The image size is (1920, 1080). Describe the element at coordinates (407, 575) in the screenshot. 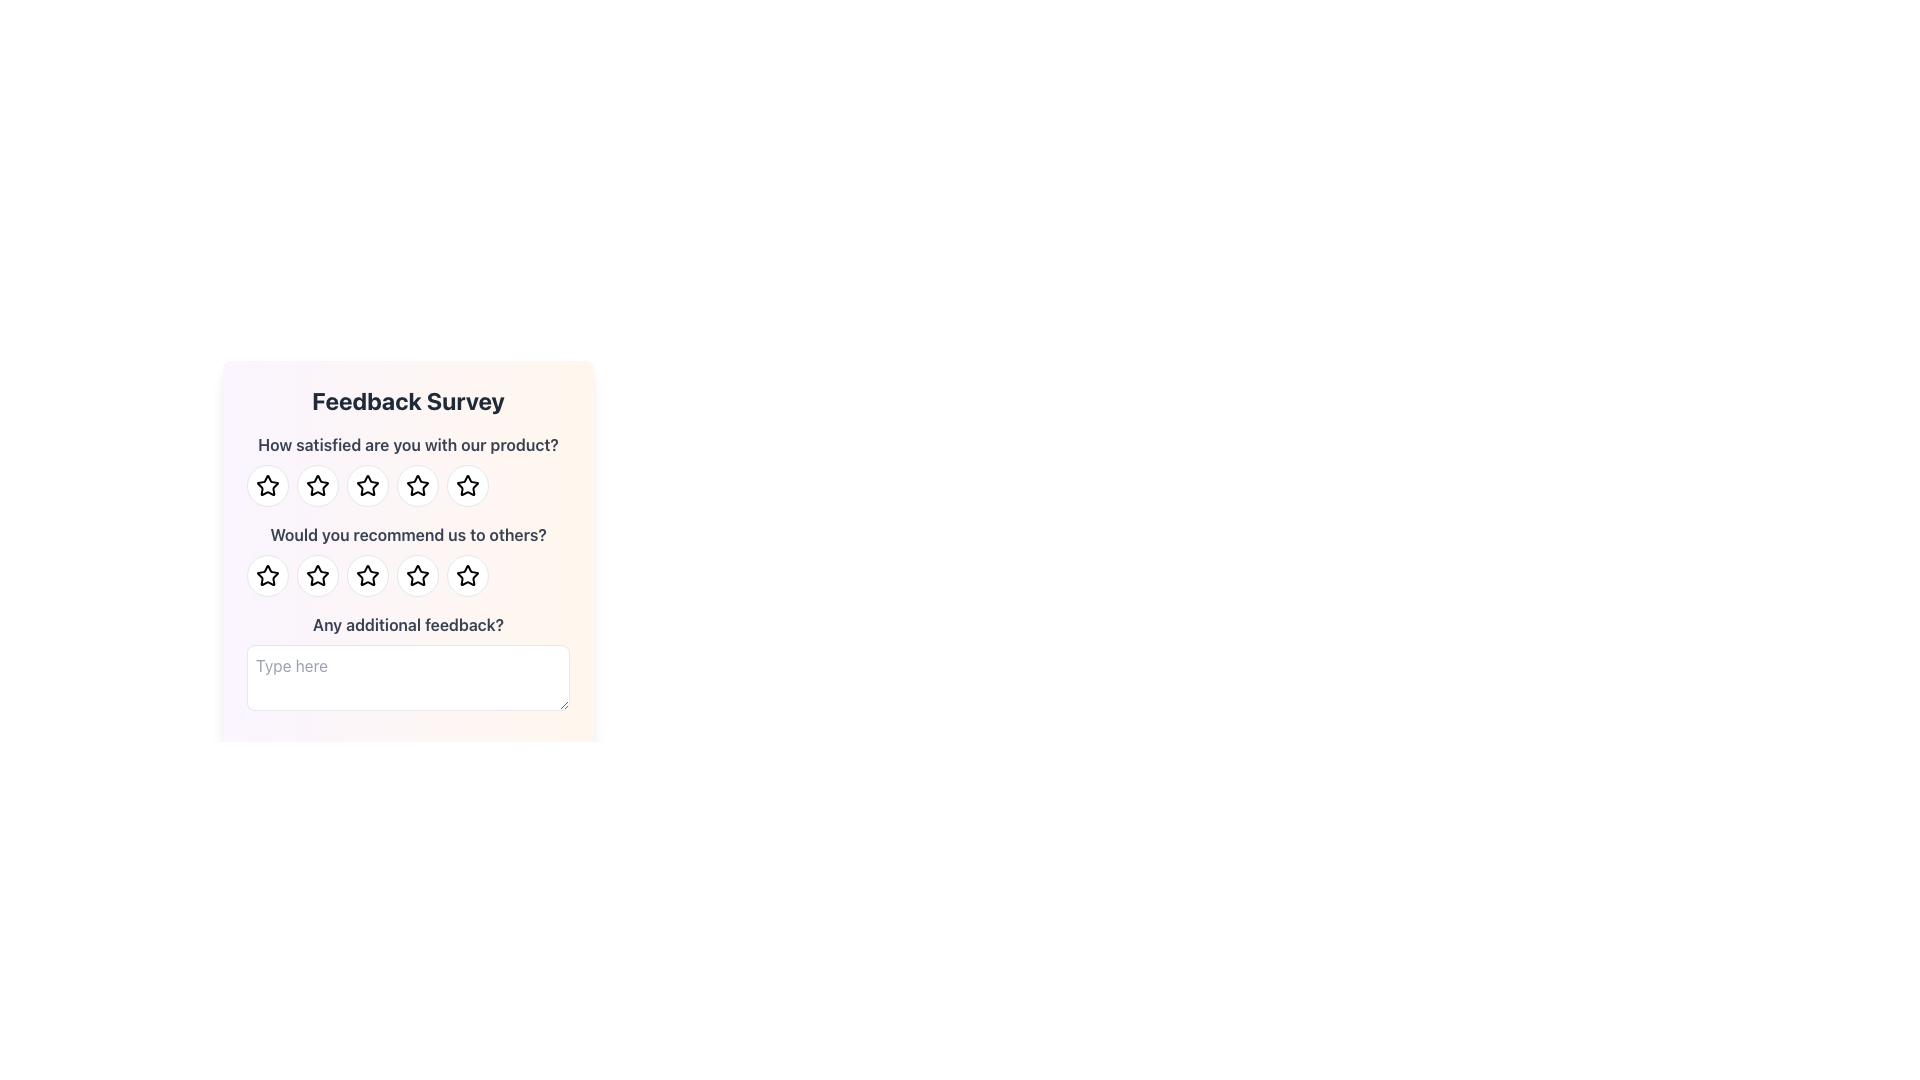

I see `the third star in the rating component` at that location.